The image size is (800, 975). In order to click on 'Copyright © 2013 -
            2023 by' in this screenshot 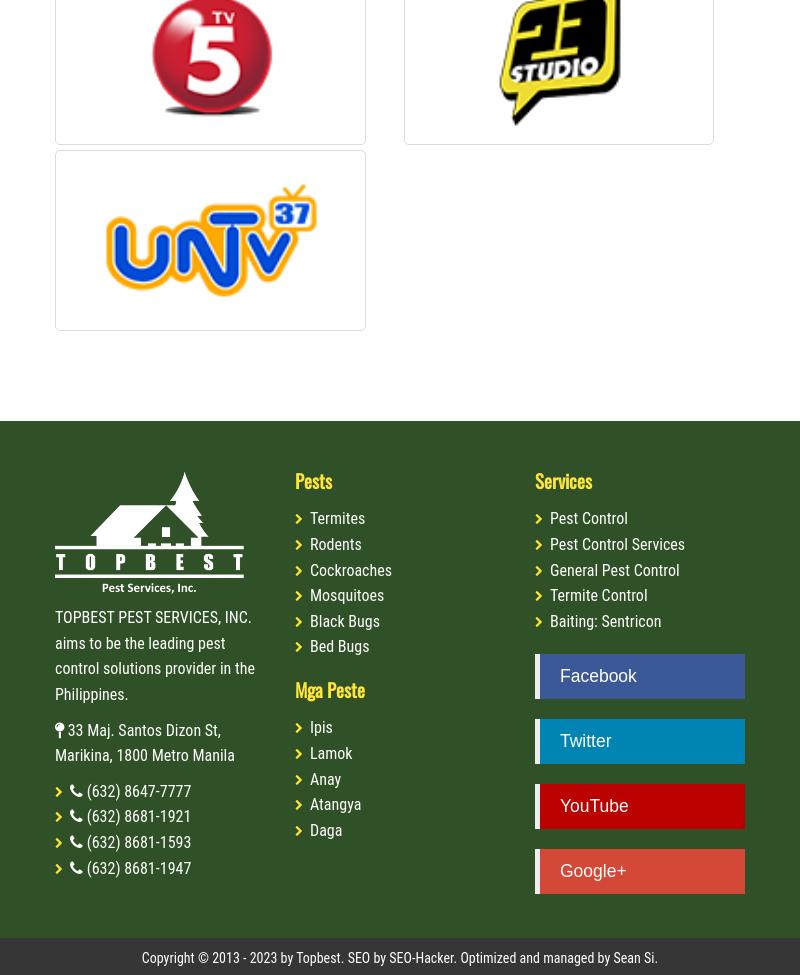, I will do `click(218, 957)`.